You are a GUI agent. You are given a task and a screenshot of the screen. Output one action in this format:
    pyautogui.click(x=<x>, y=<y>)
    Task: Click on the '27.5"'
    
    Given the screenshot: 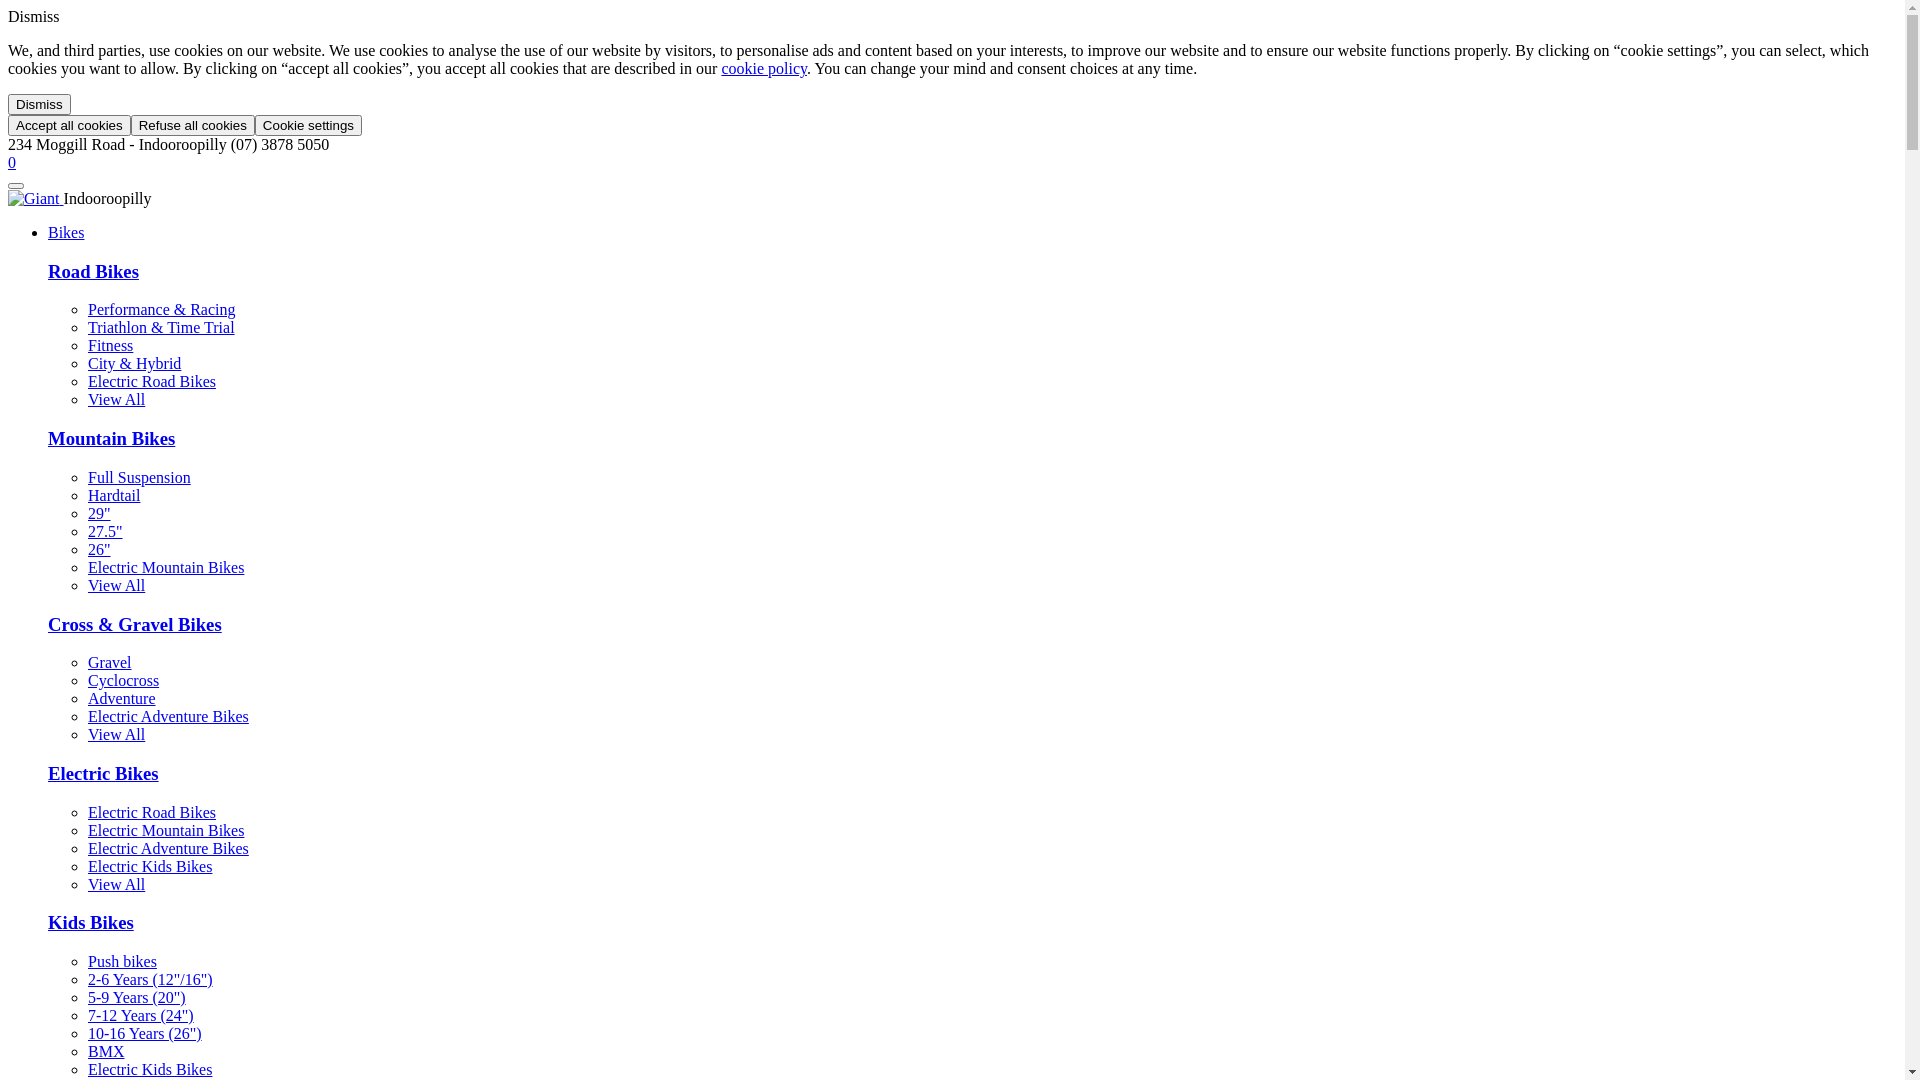 What is the action you would take?
    pyautogui.click(x=104, y=530)
    